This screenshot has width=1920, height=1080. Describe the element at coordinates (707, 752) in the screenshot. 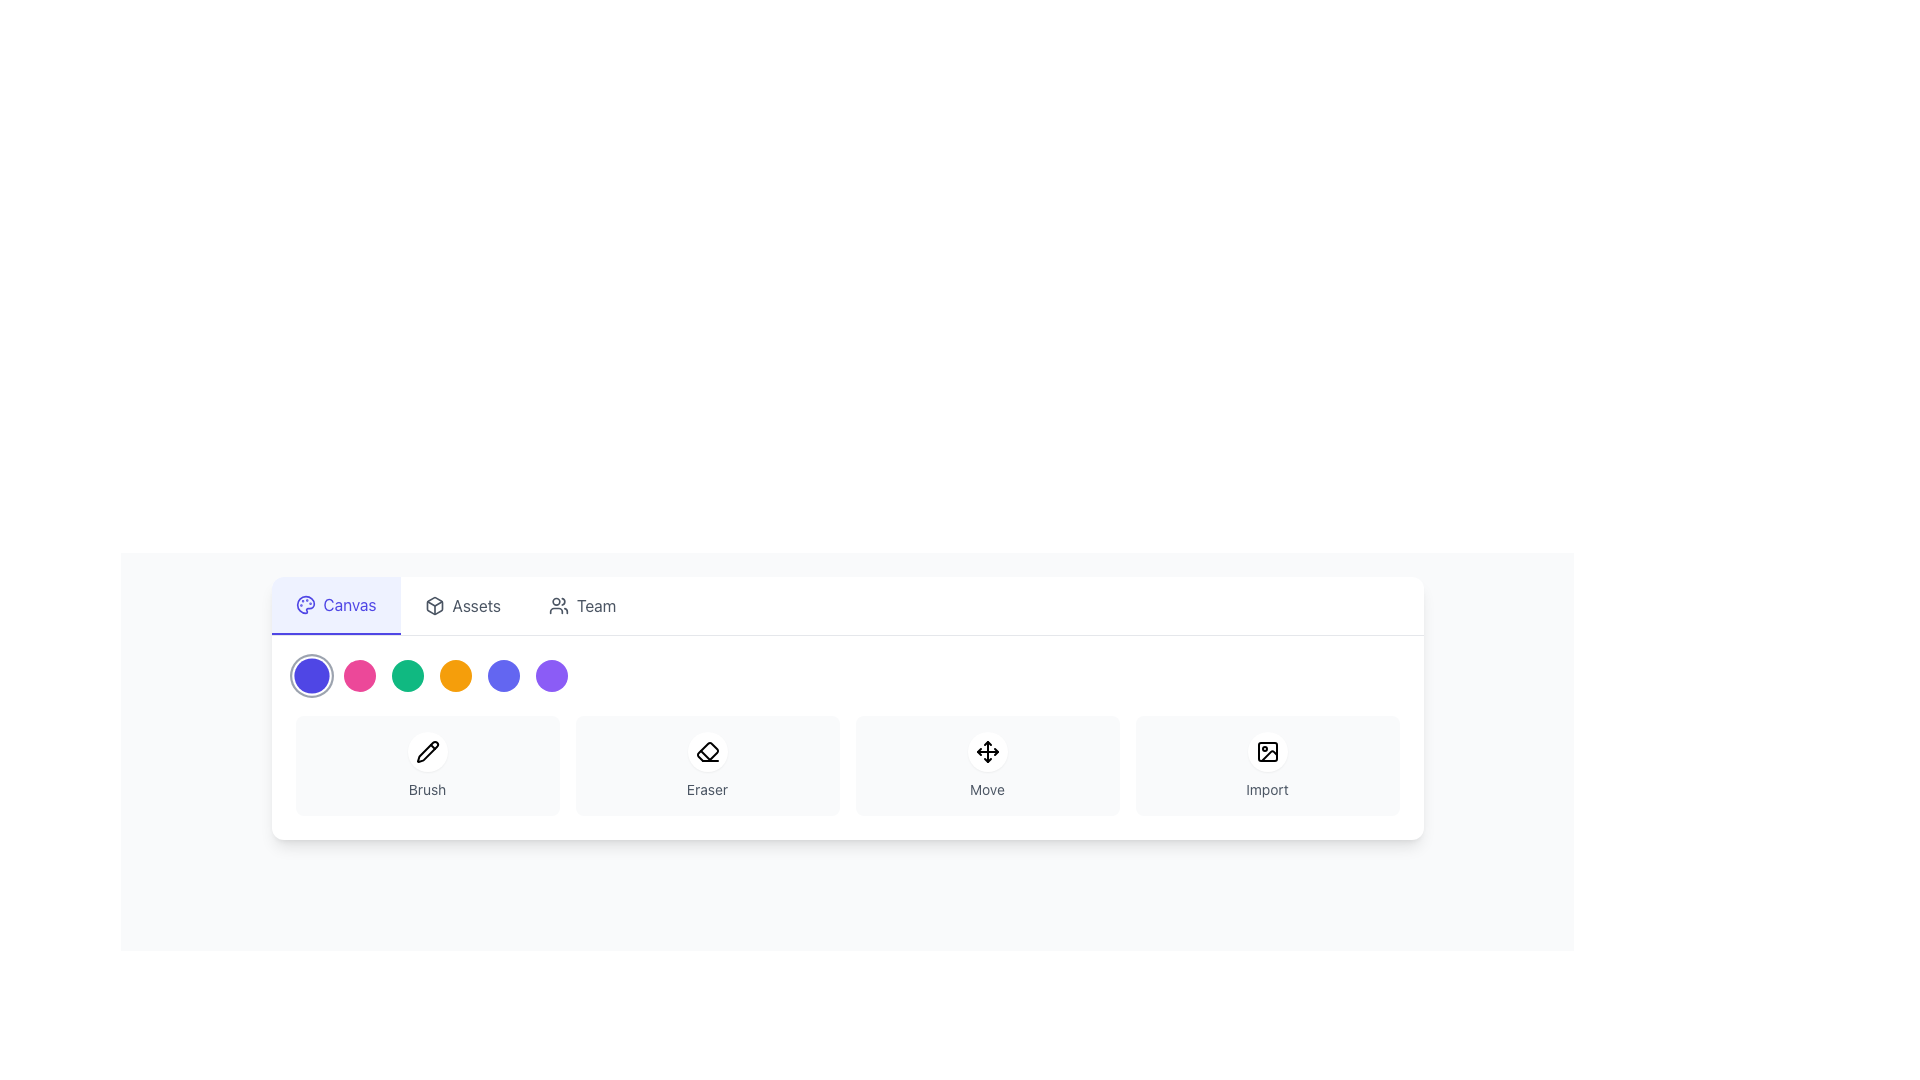

I see `the eraser icon button located in the middle of the toolbar grid` at that location.